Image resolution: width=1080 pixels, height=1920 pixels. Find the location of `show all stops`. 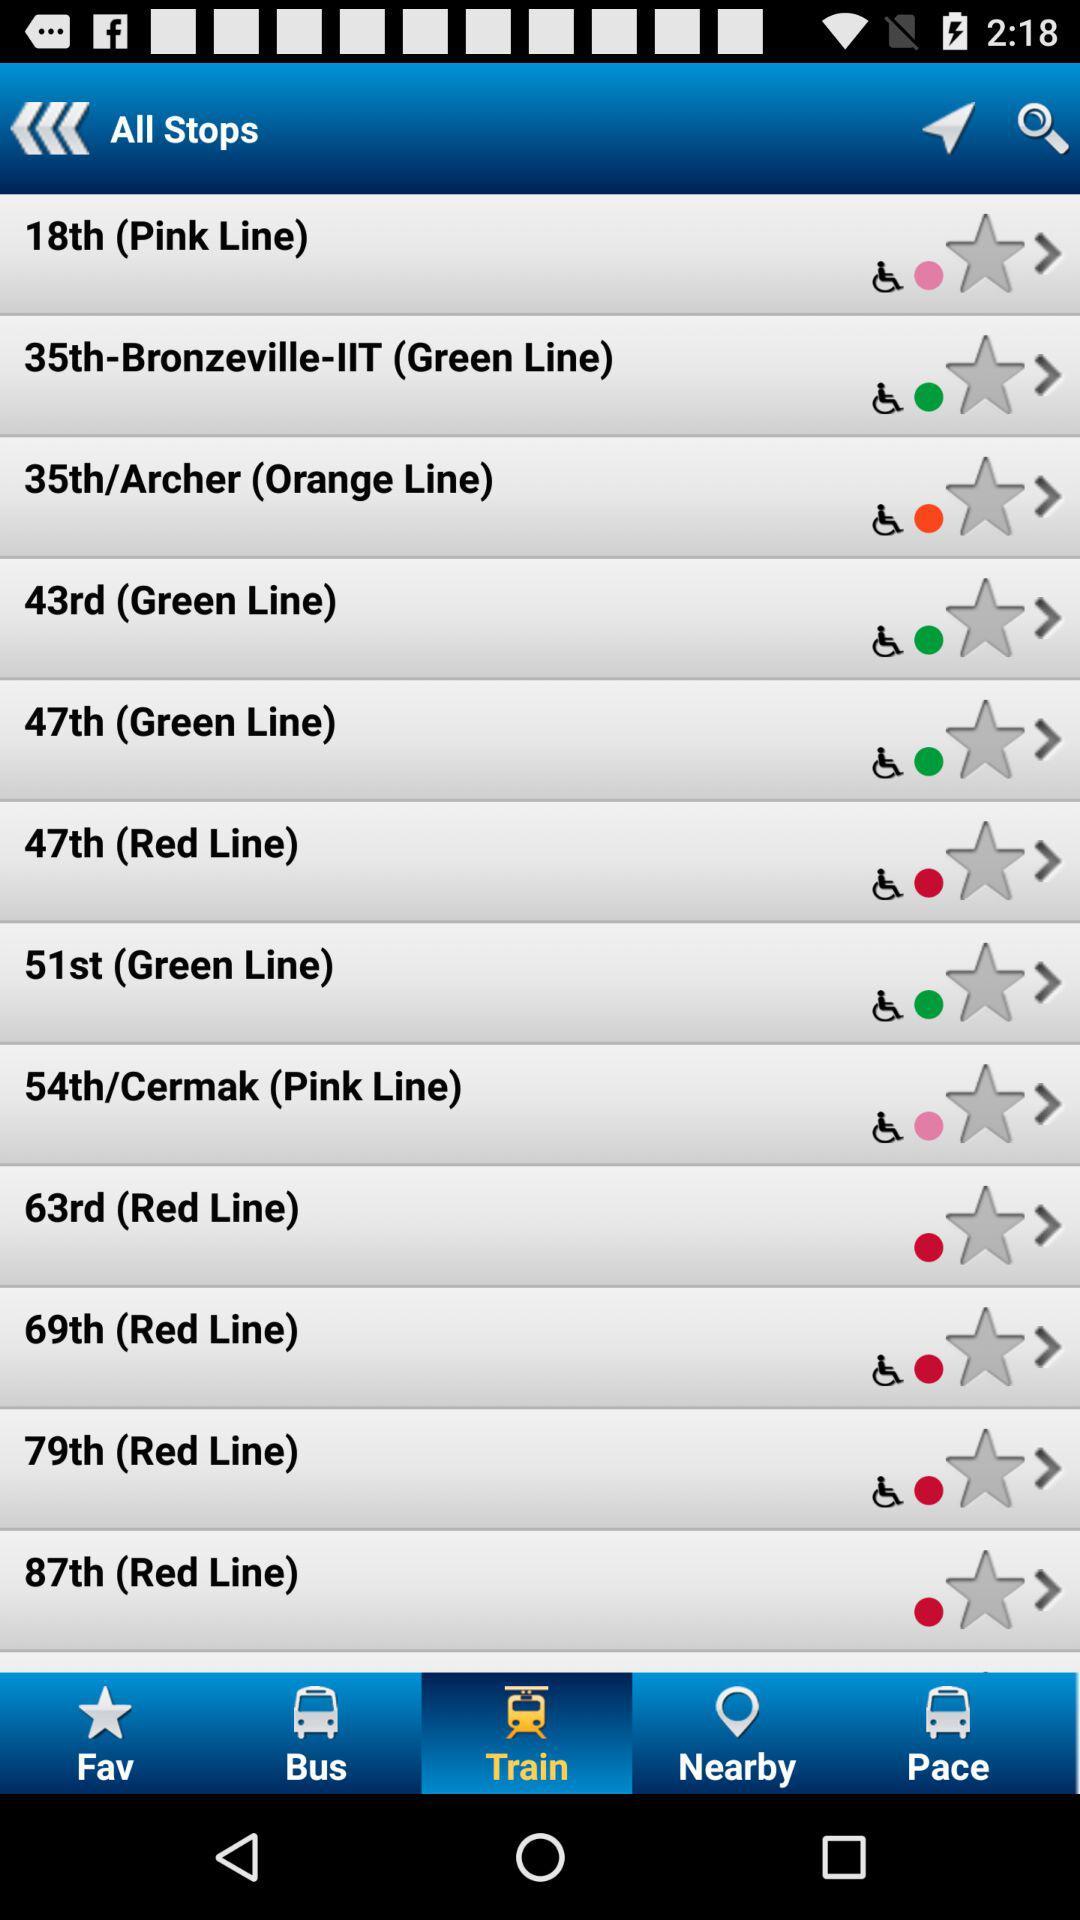

show all stops is located at coordinates (947, 127).